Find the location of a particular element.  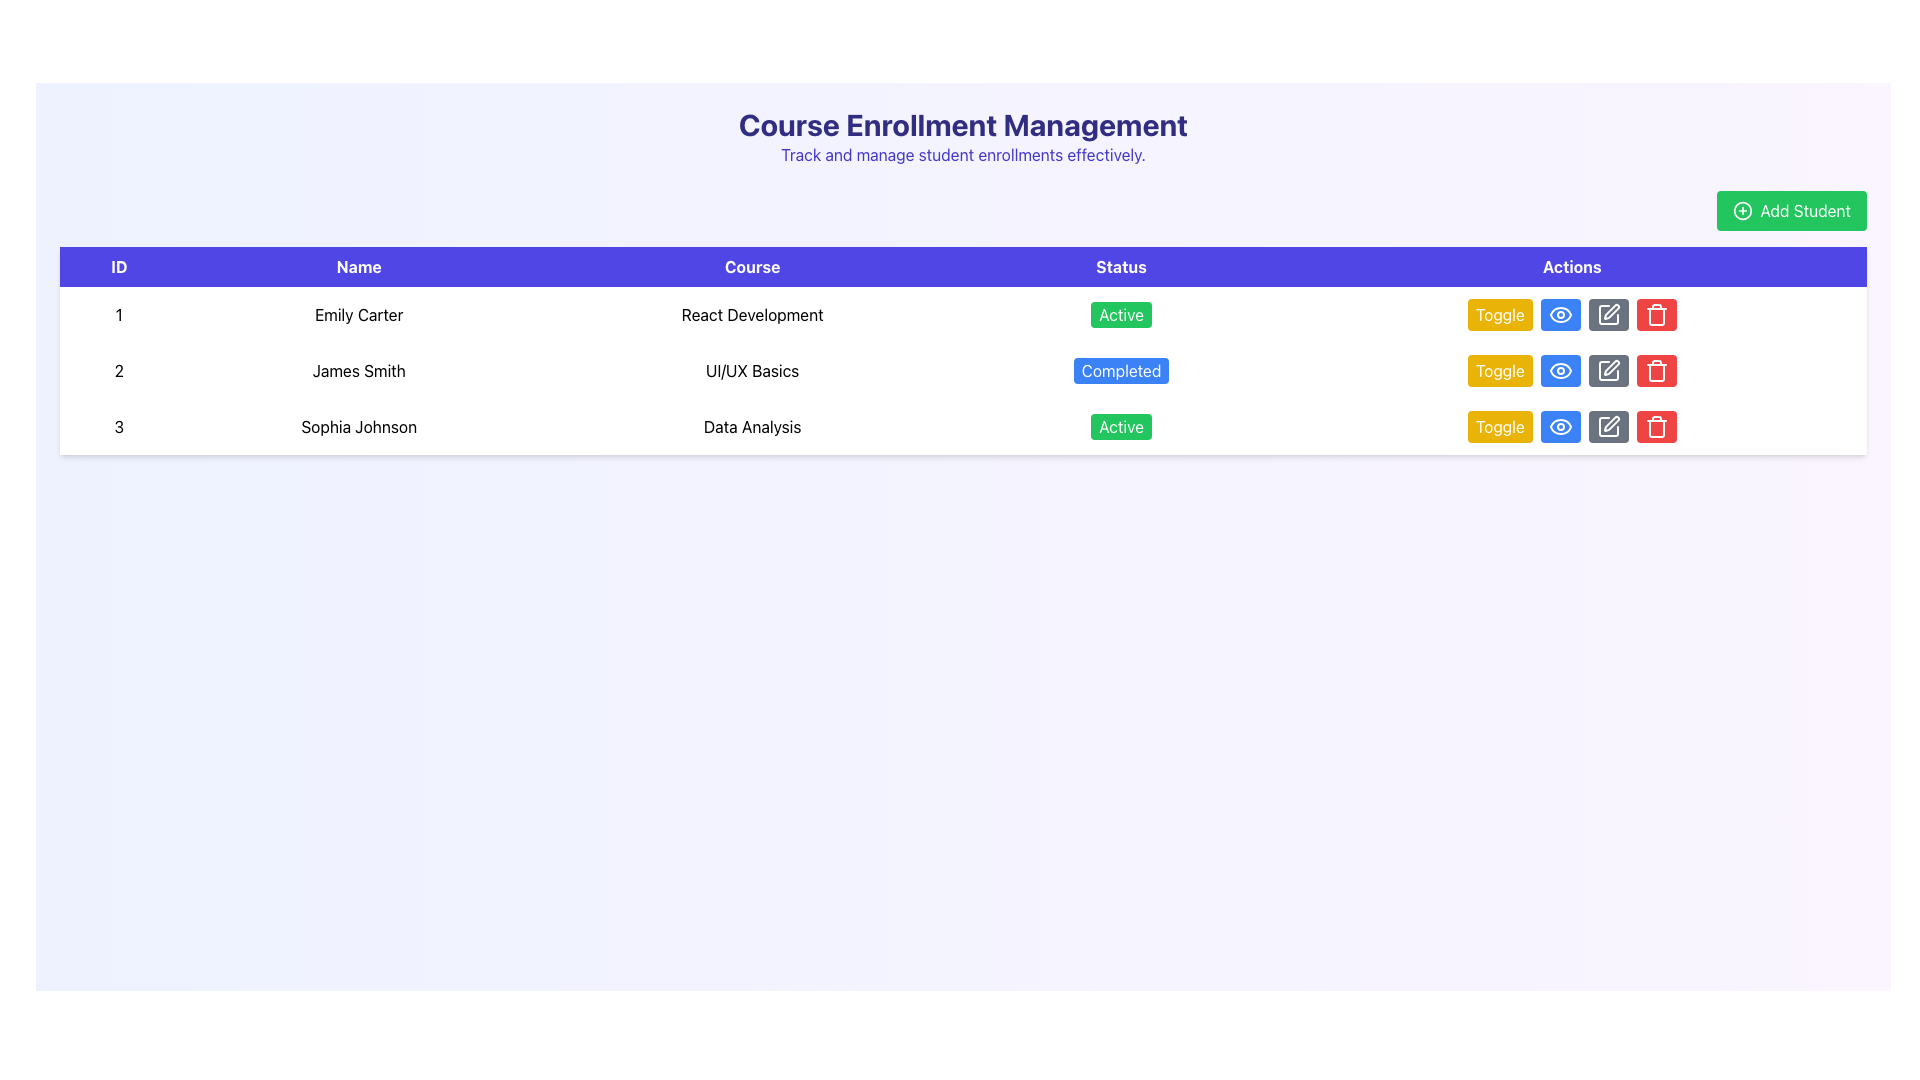

the first table cell under the header 'ID' that uniquely identifies the row for 'Emily Carter' is located at coordinates (118, 315).